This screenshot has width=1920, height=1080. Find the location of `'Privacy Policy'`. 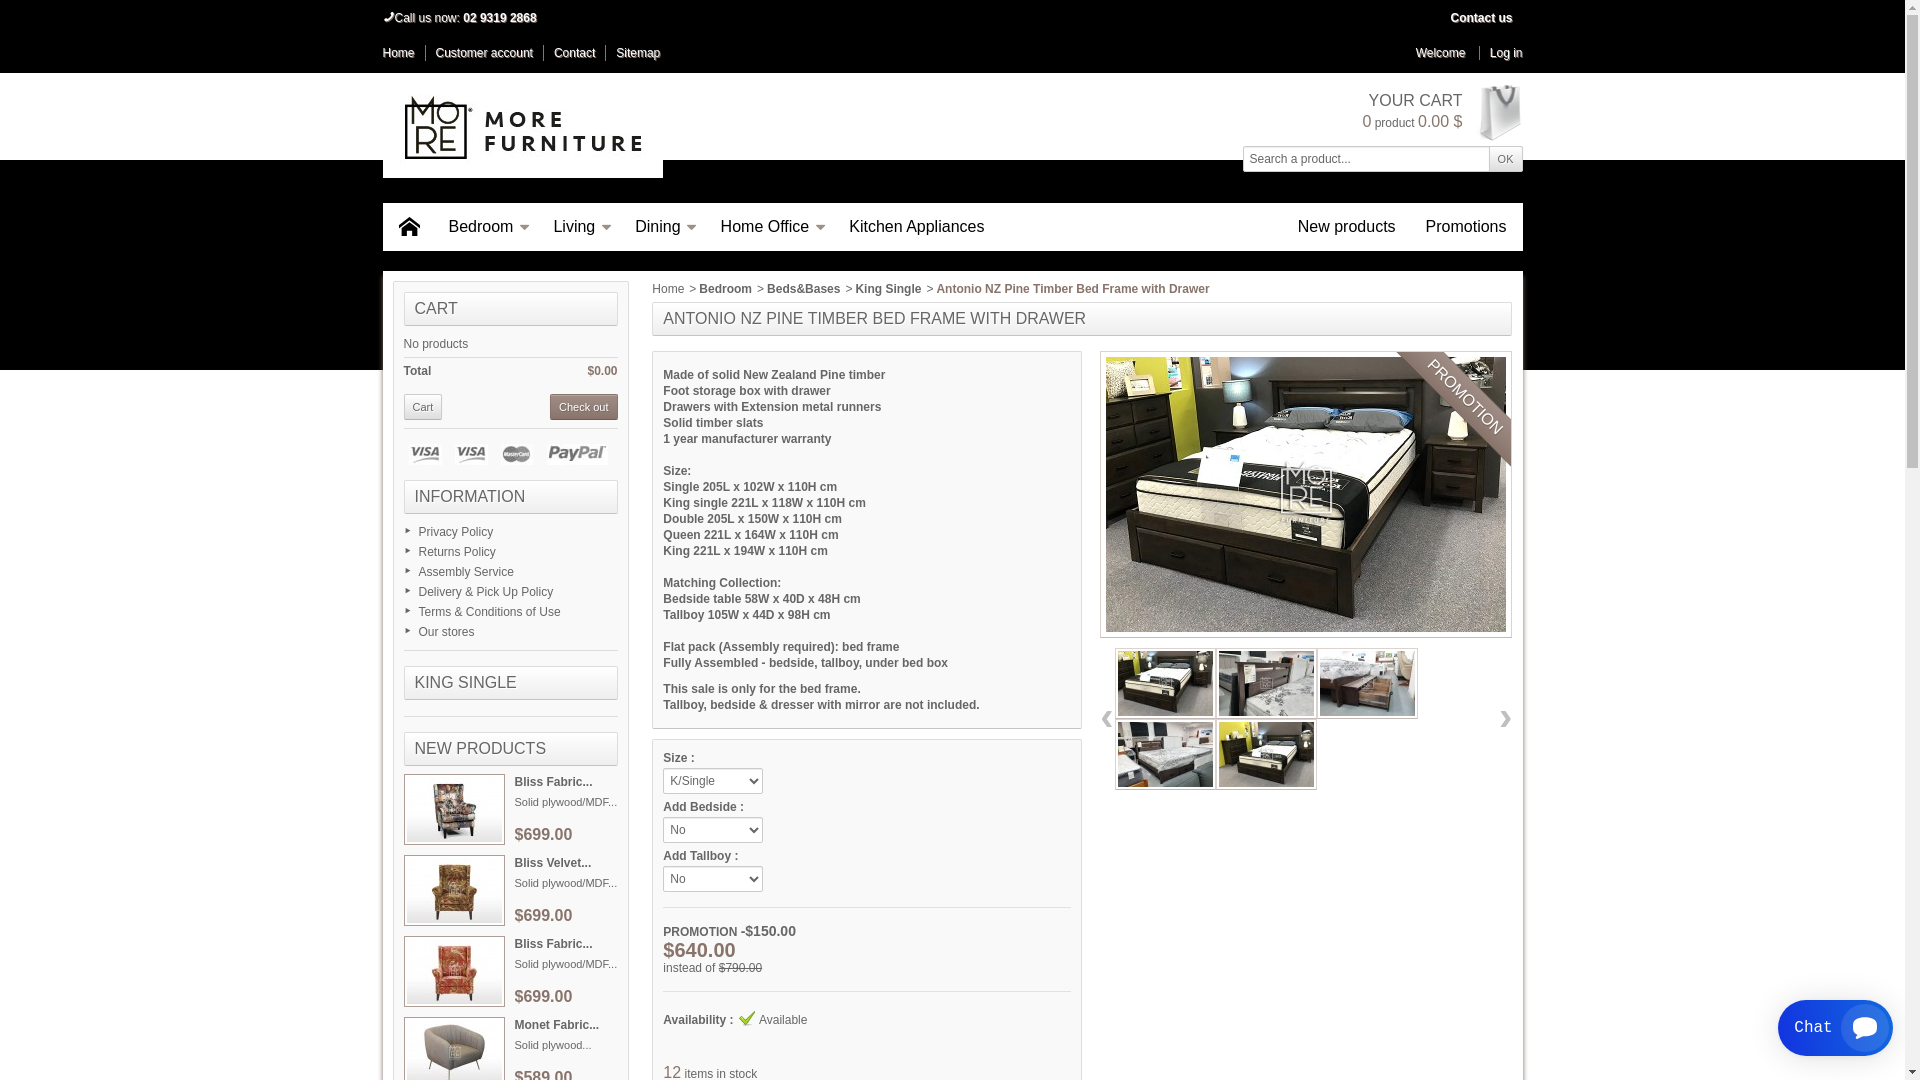

'Privacy Policy' is located at coordinates (454, 531).